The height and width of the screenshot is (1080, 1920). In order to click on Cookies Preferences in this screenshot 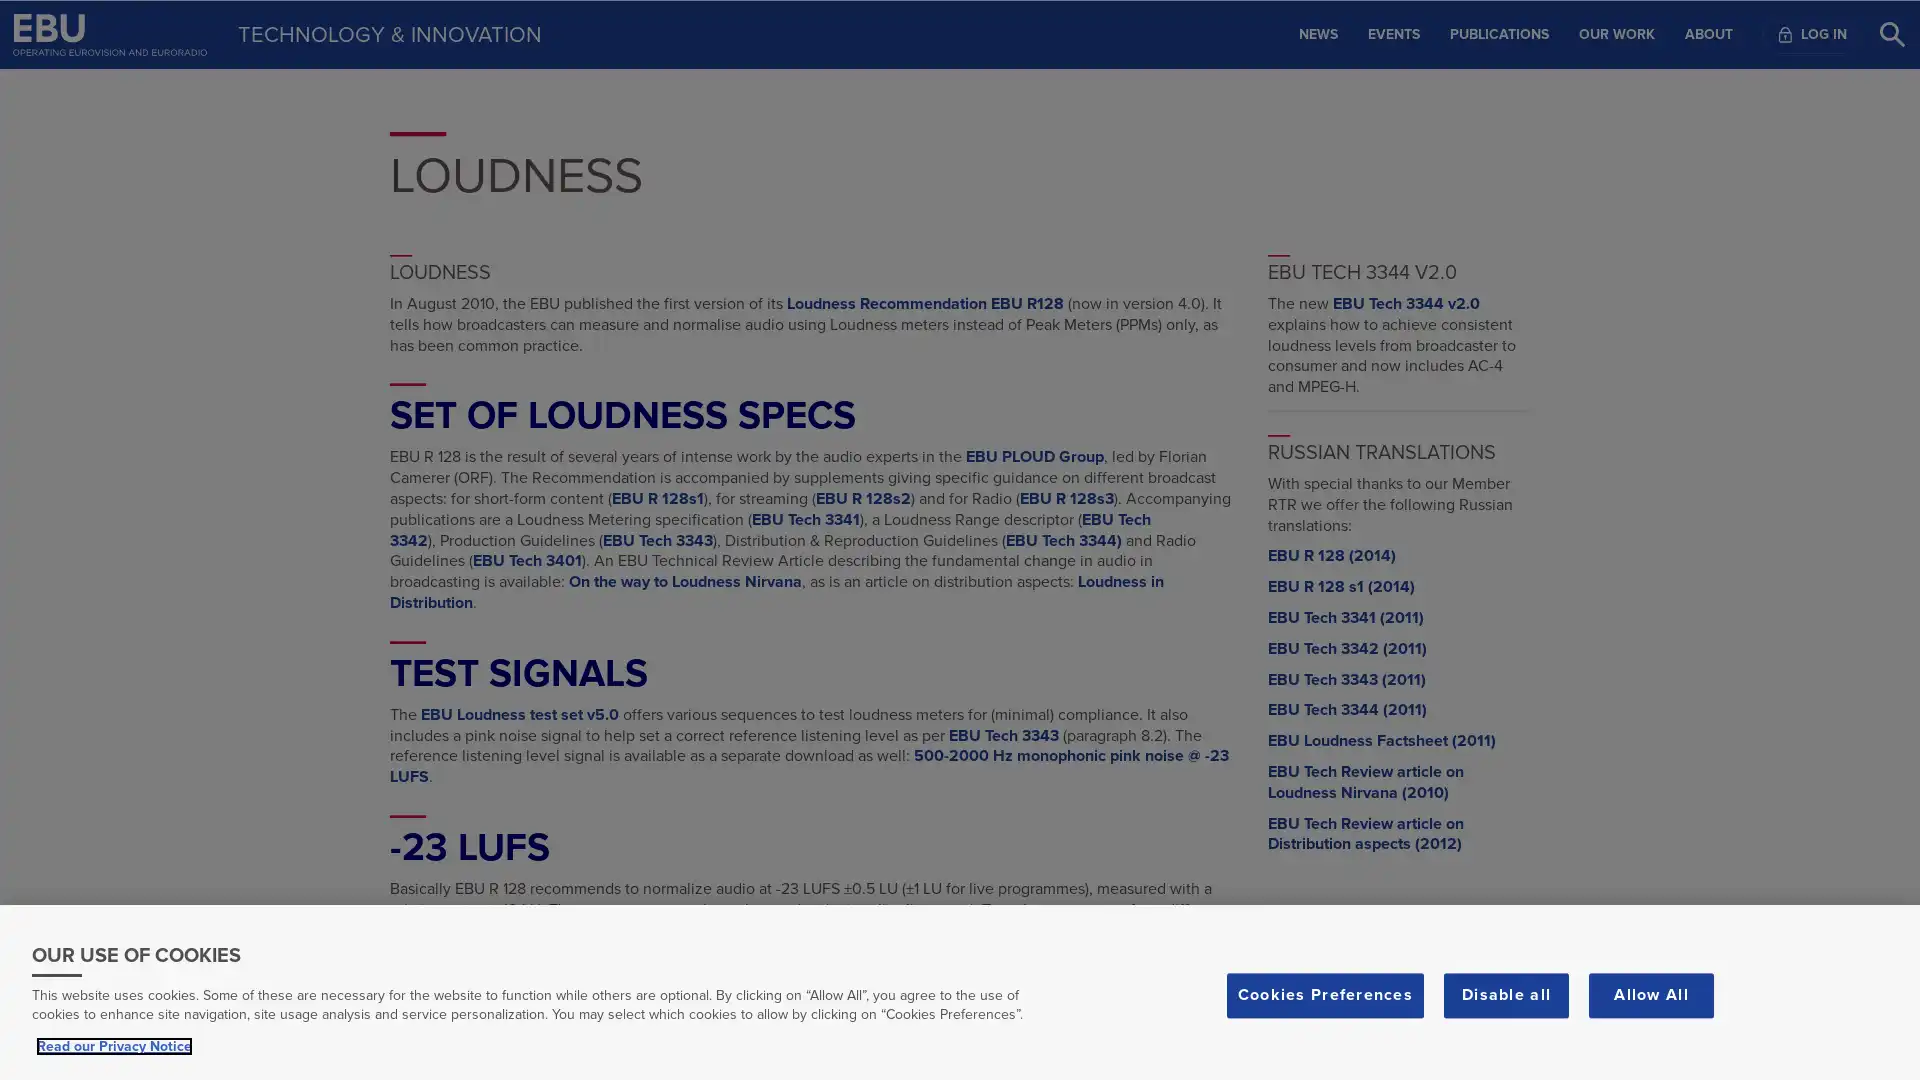, I will do `click(1324, 995)`.